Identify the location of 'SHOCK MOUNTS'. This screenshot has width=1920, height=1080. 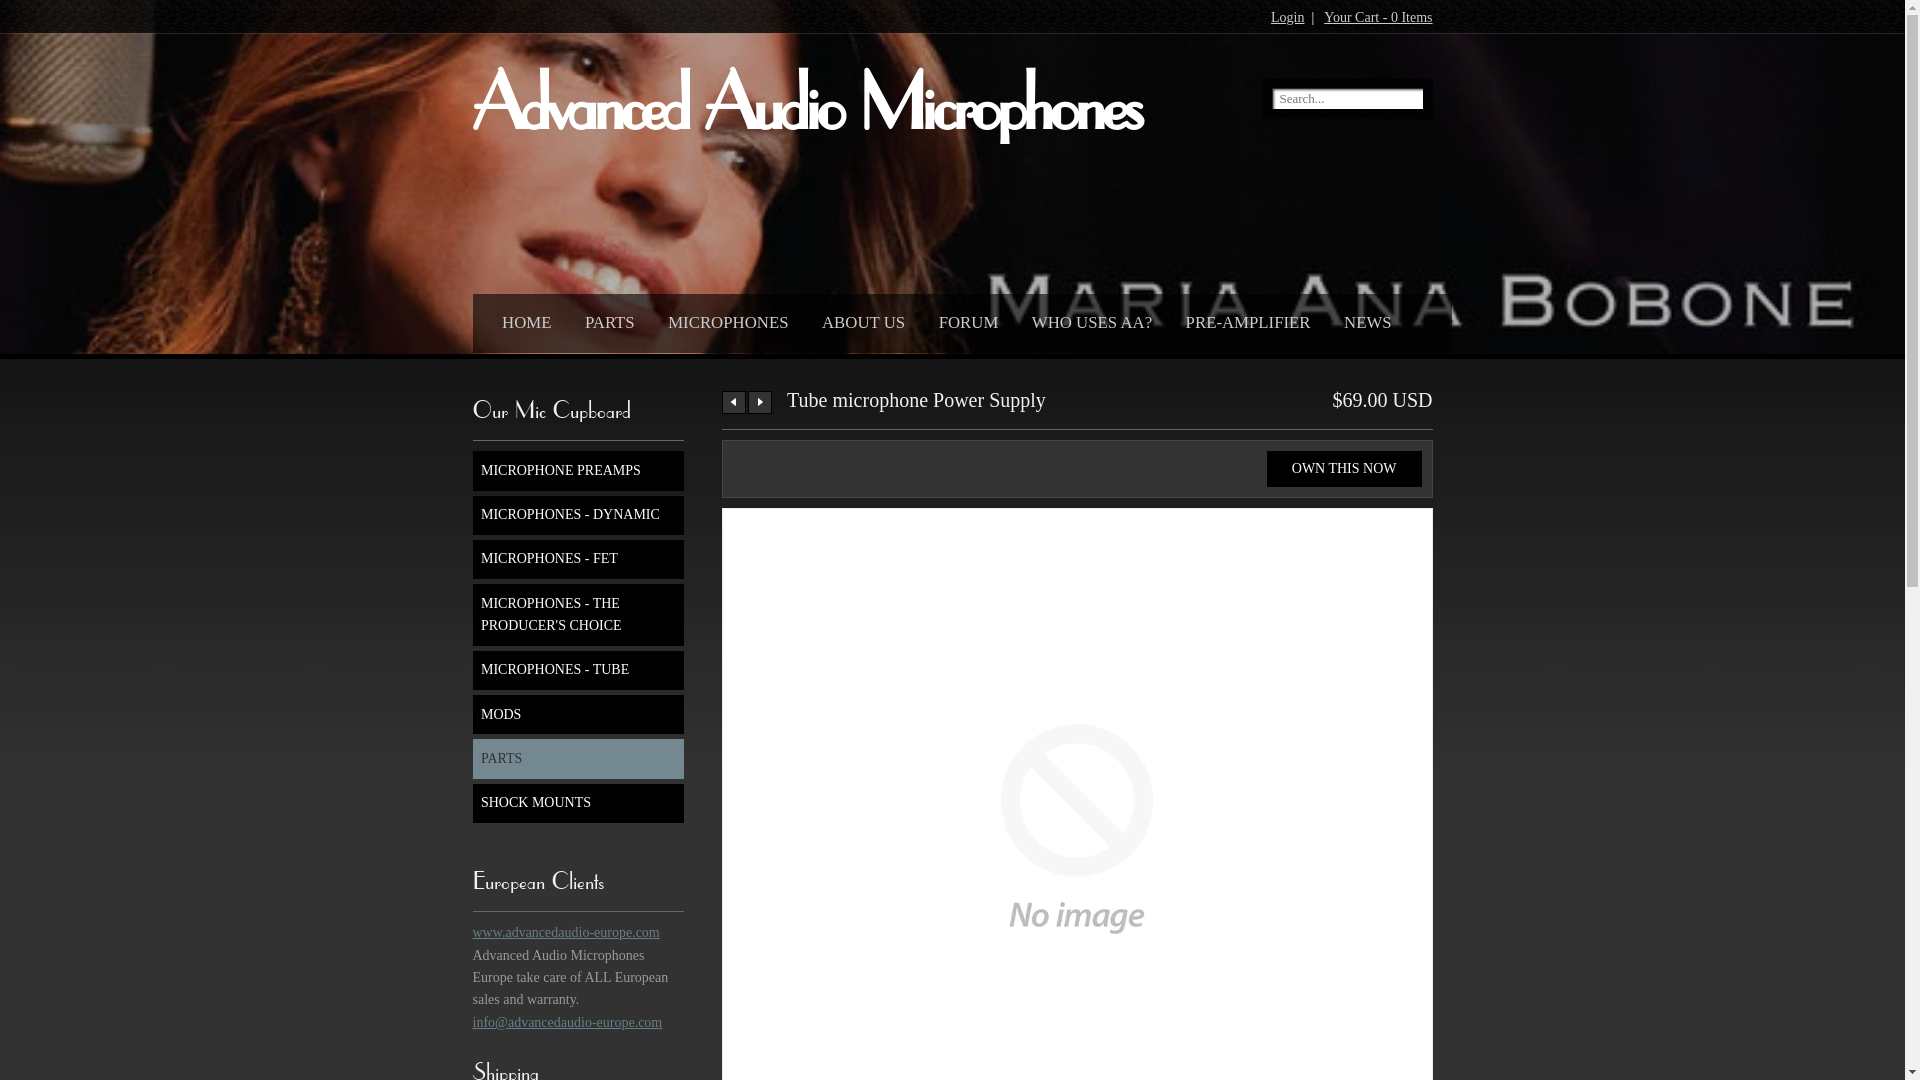
(576, 802).